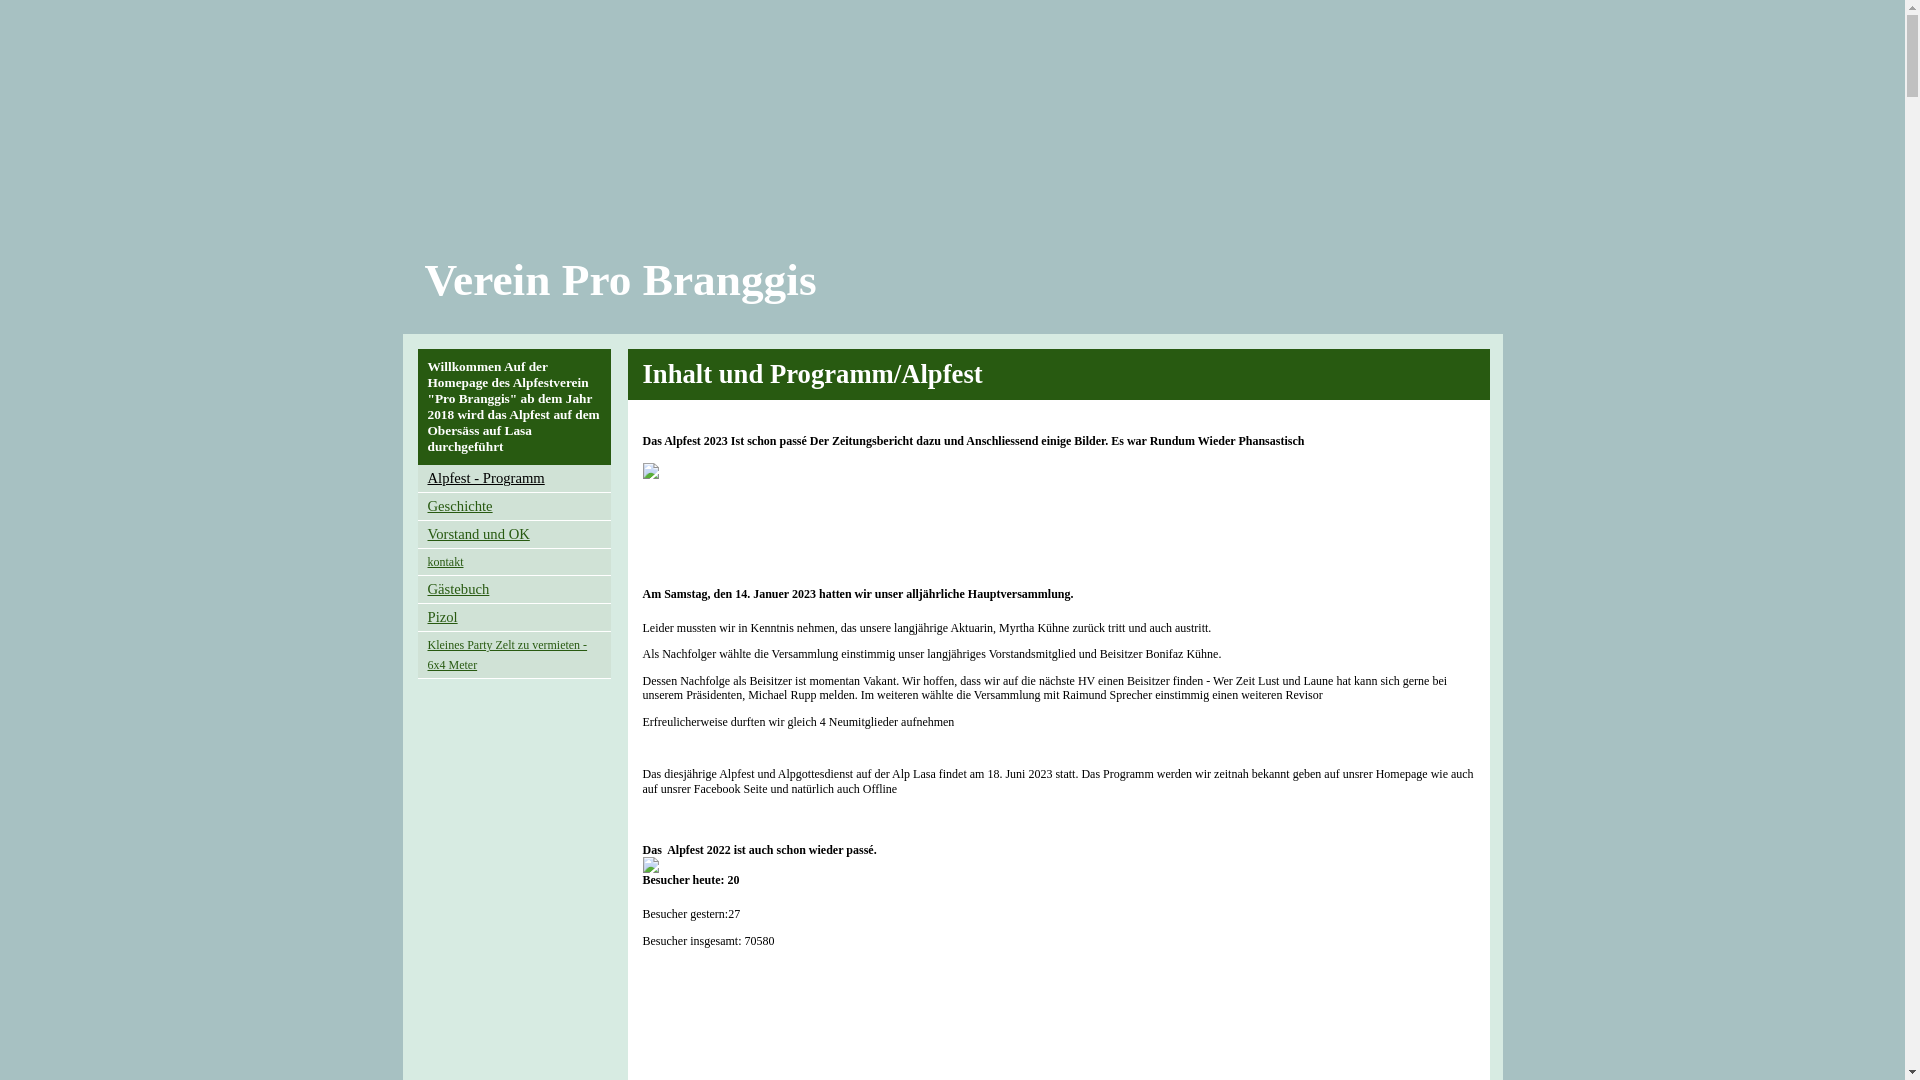  Describe the element at coordinates (508, 655) in the screenshot. I see `'Kleines Party Zelt zu vermieten - 6x4 Meter'` at that location.